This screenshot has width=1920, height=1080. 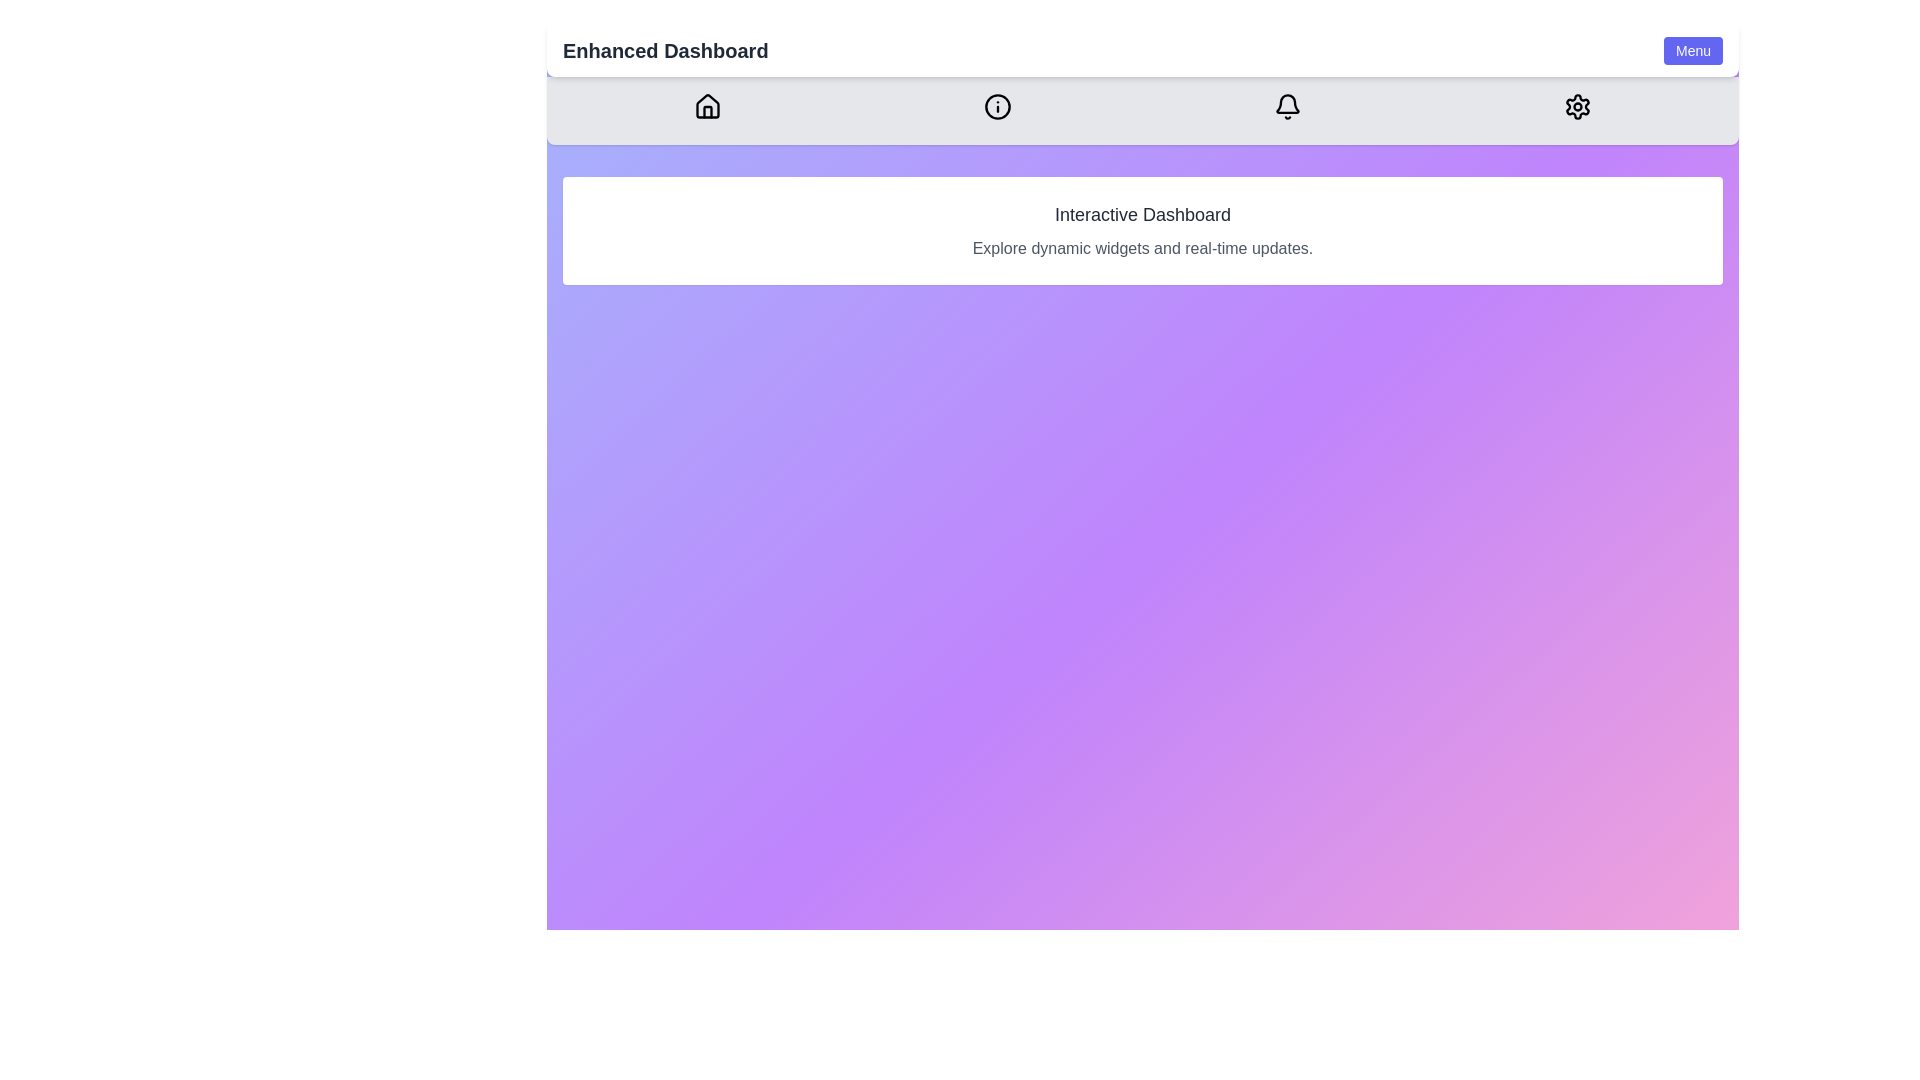 I want to click on the 'Menu' button to toggle the menu visibility, so click(x=1692, y=49).